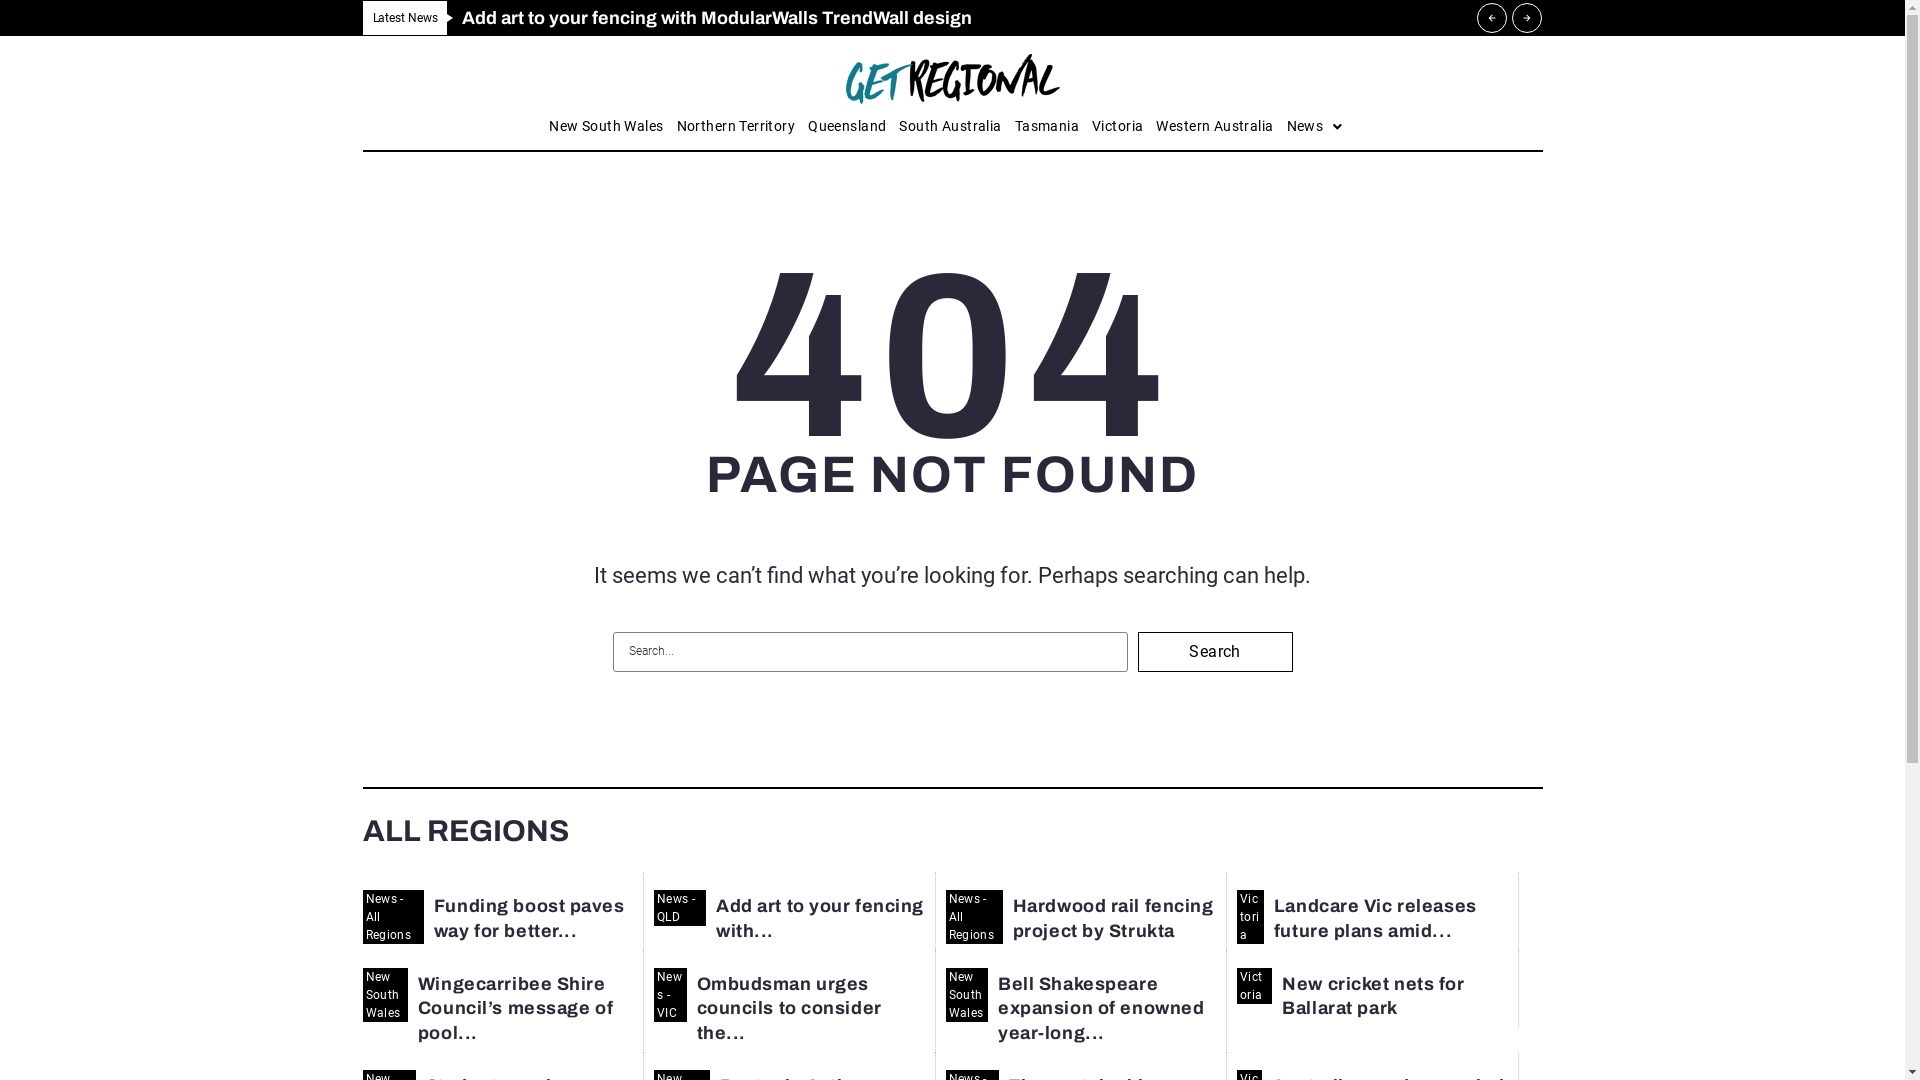  What do you see at coordinates (949, 126) in the screenshot?
I see `'South Australia'` at bounding box center [949, 126].